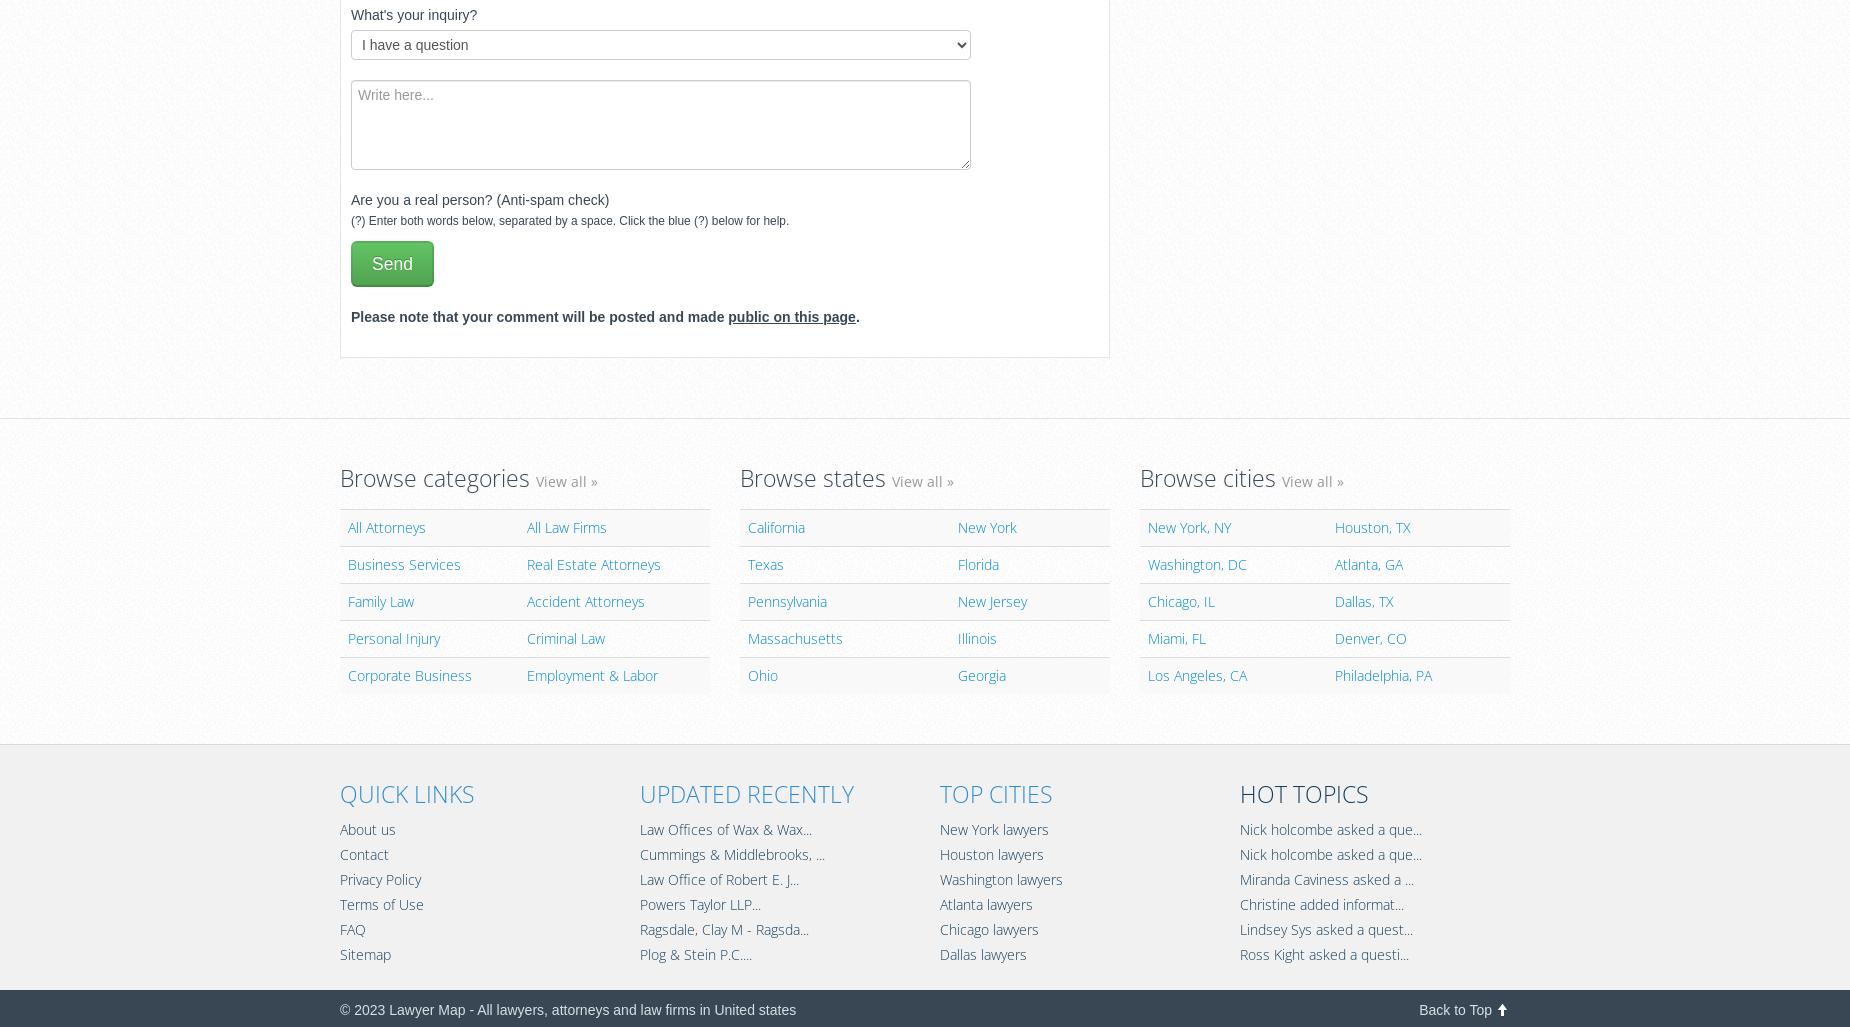 Image resolution: width=1850 pixels, height=1027 pixels. Describe the element at coordinates (539, 315) in the screenshot. I see `'Please note that your comment will be posted and made'` at that location.